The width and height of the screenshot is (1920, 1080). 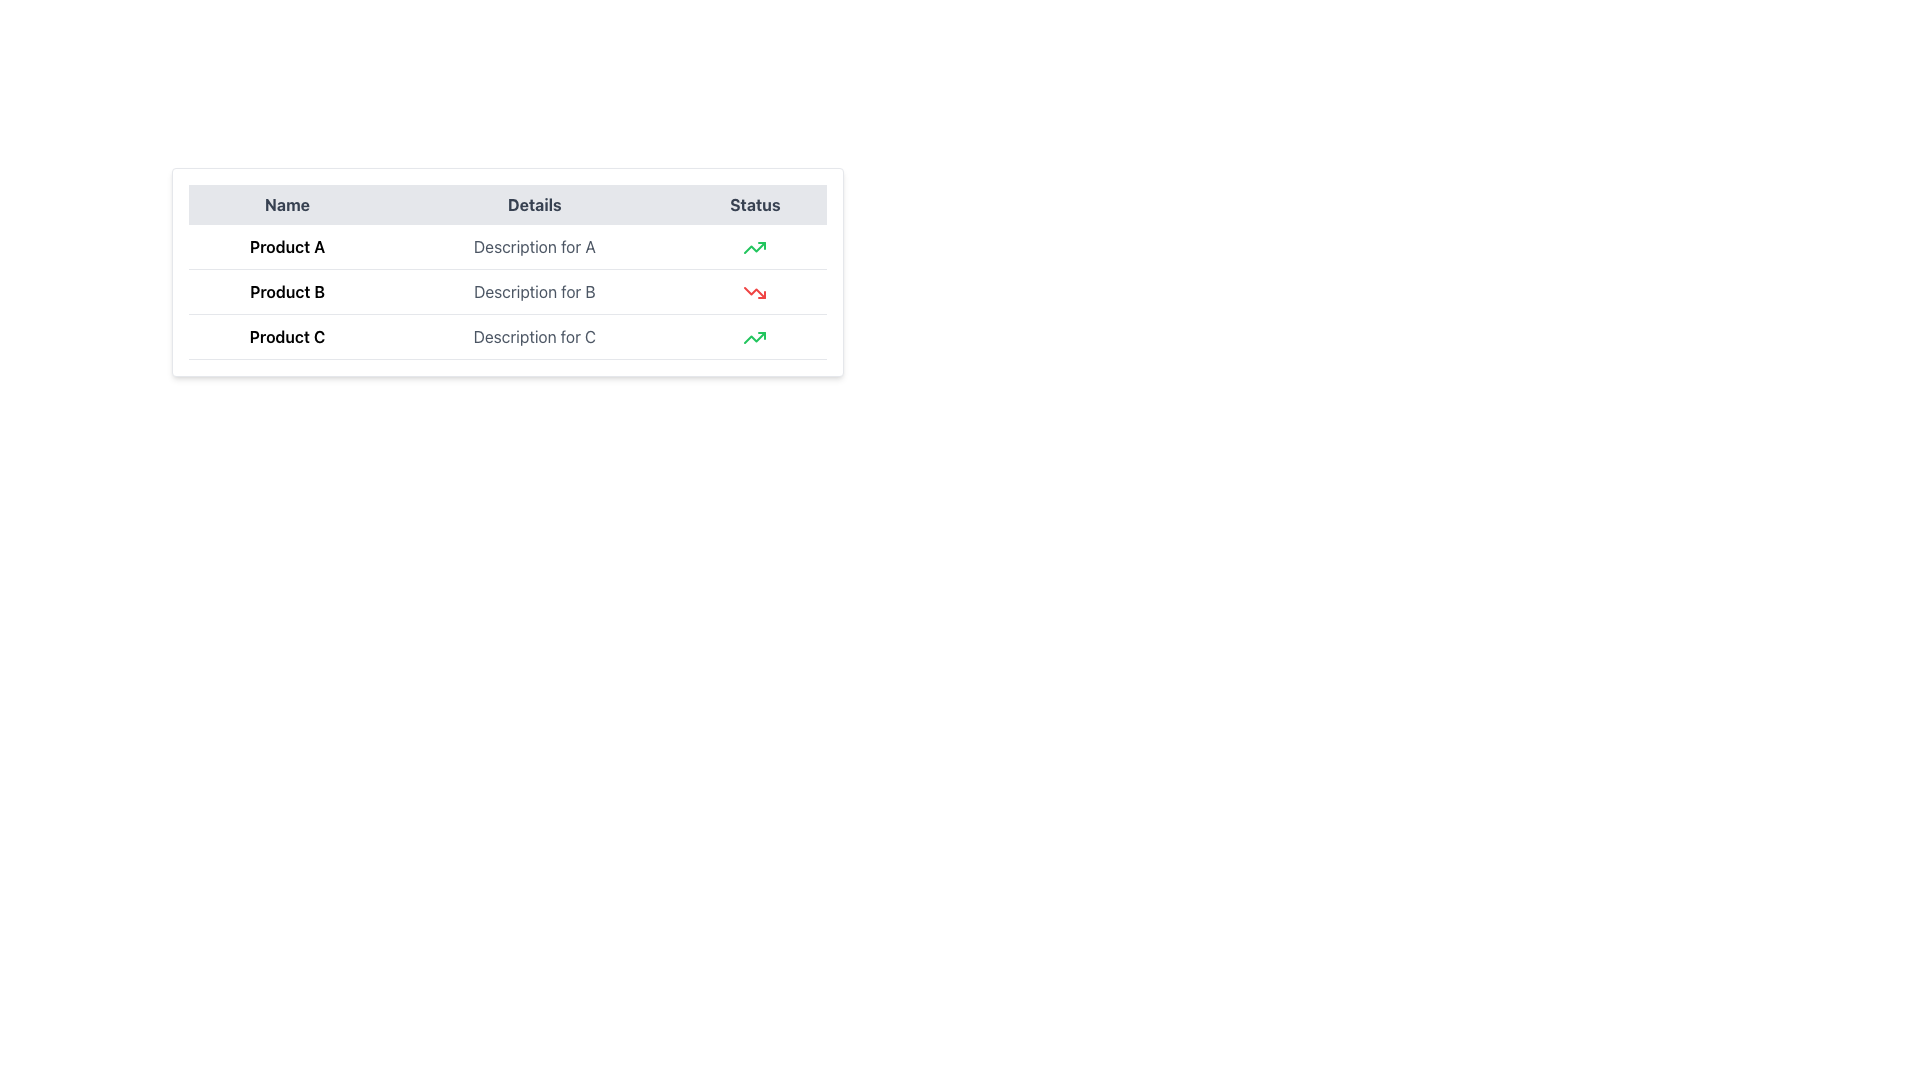 What do you see at coordinates (534, 246) in the screenshot?
I see `the text label that provides additional information for 'Product A', located in the second column of the first row of a table-like structure` at bounding box center [534, 246].